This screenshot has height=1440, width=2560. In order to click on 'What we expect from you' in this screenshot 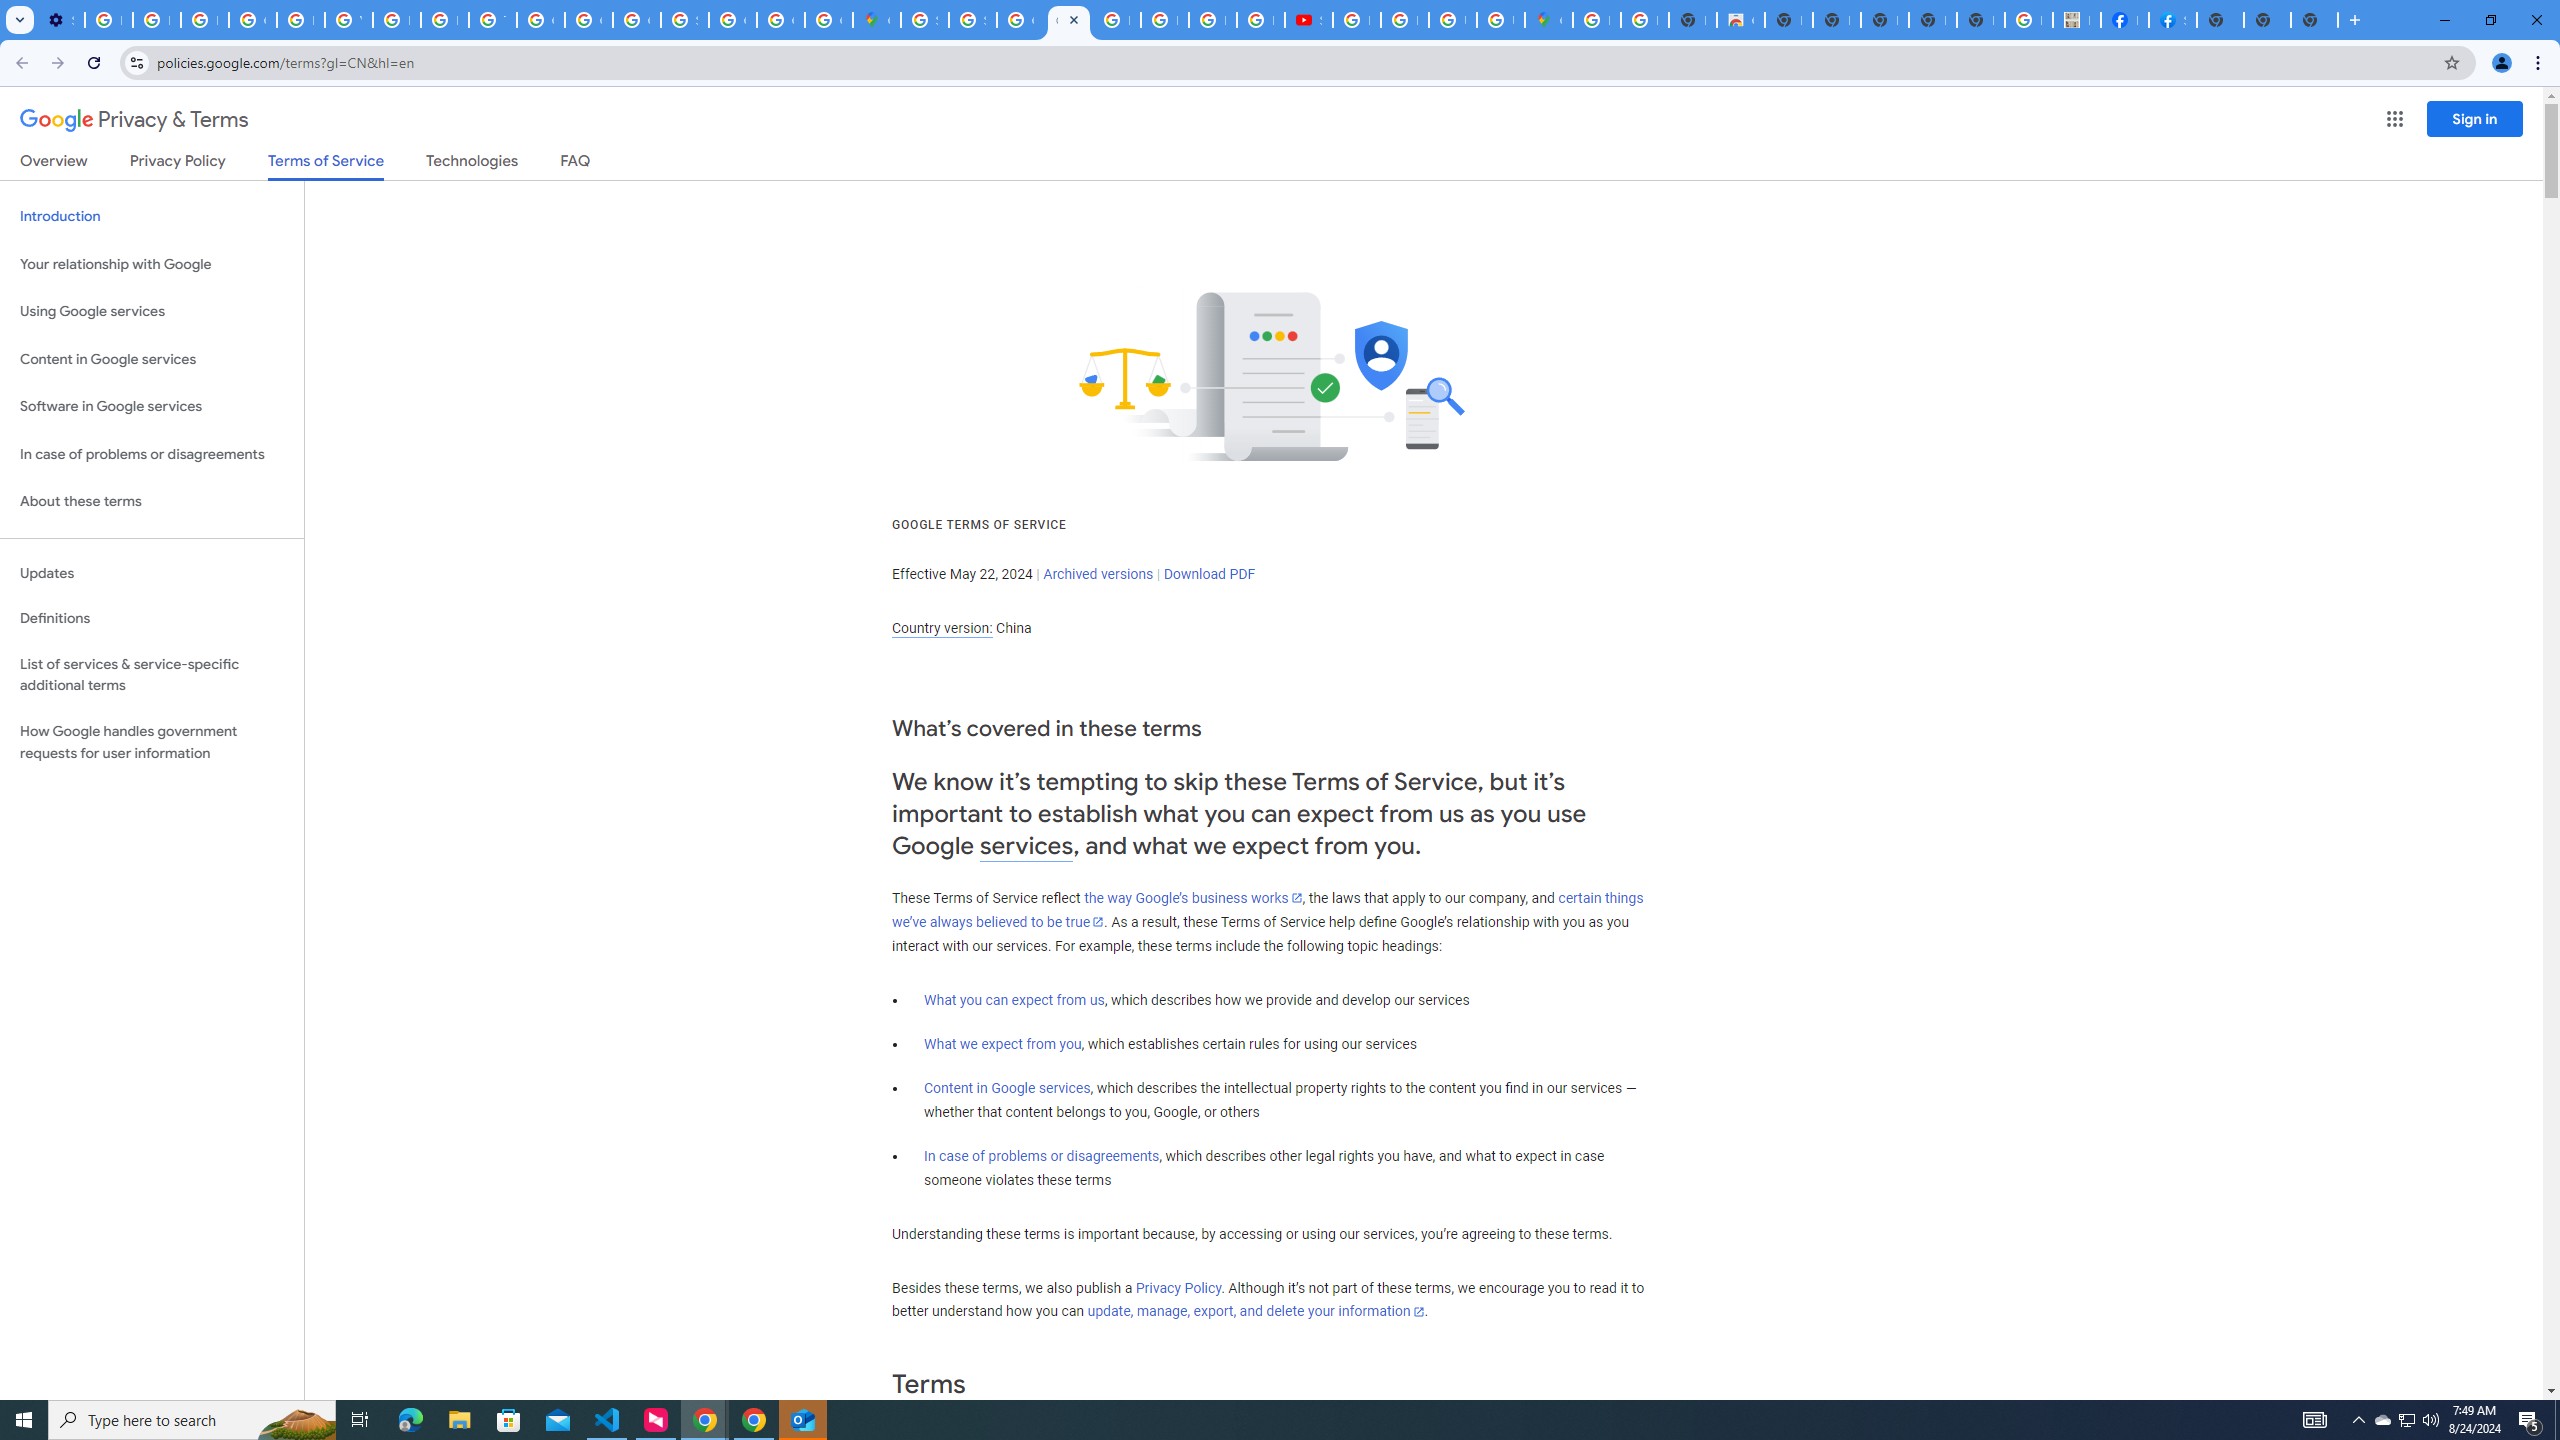, I will do `click(1002, 1043)`.